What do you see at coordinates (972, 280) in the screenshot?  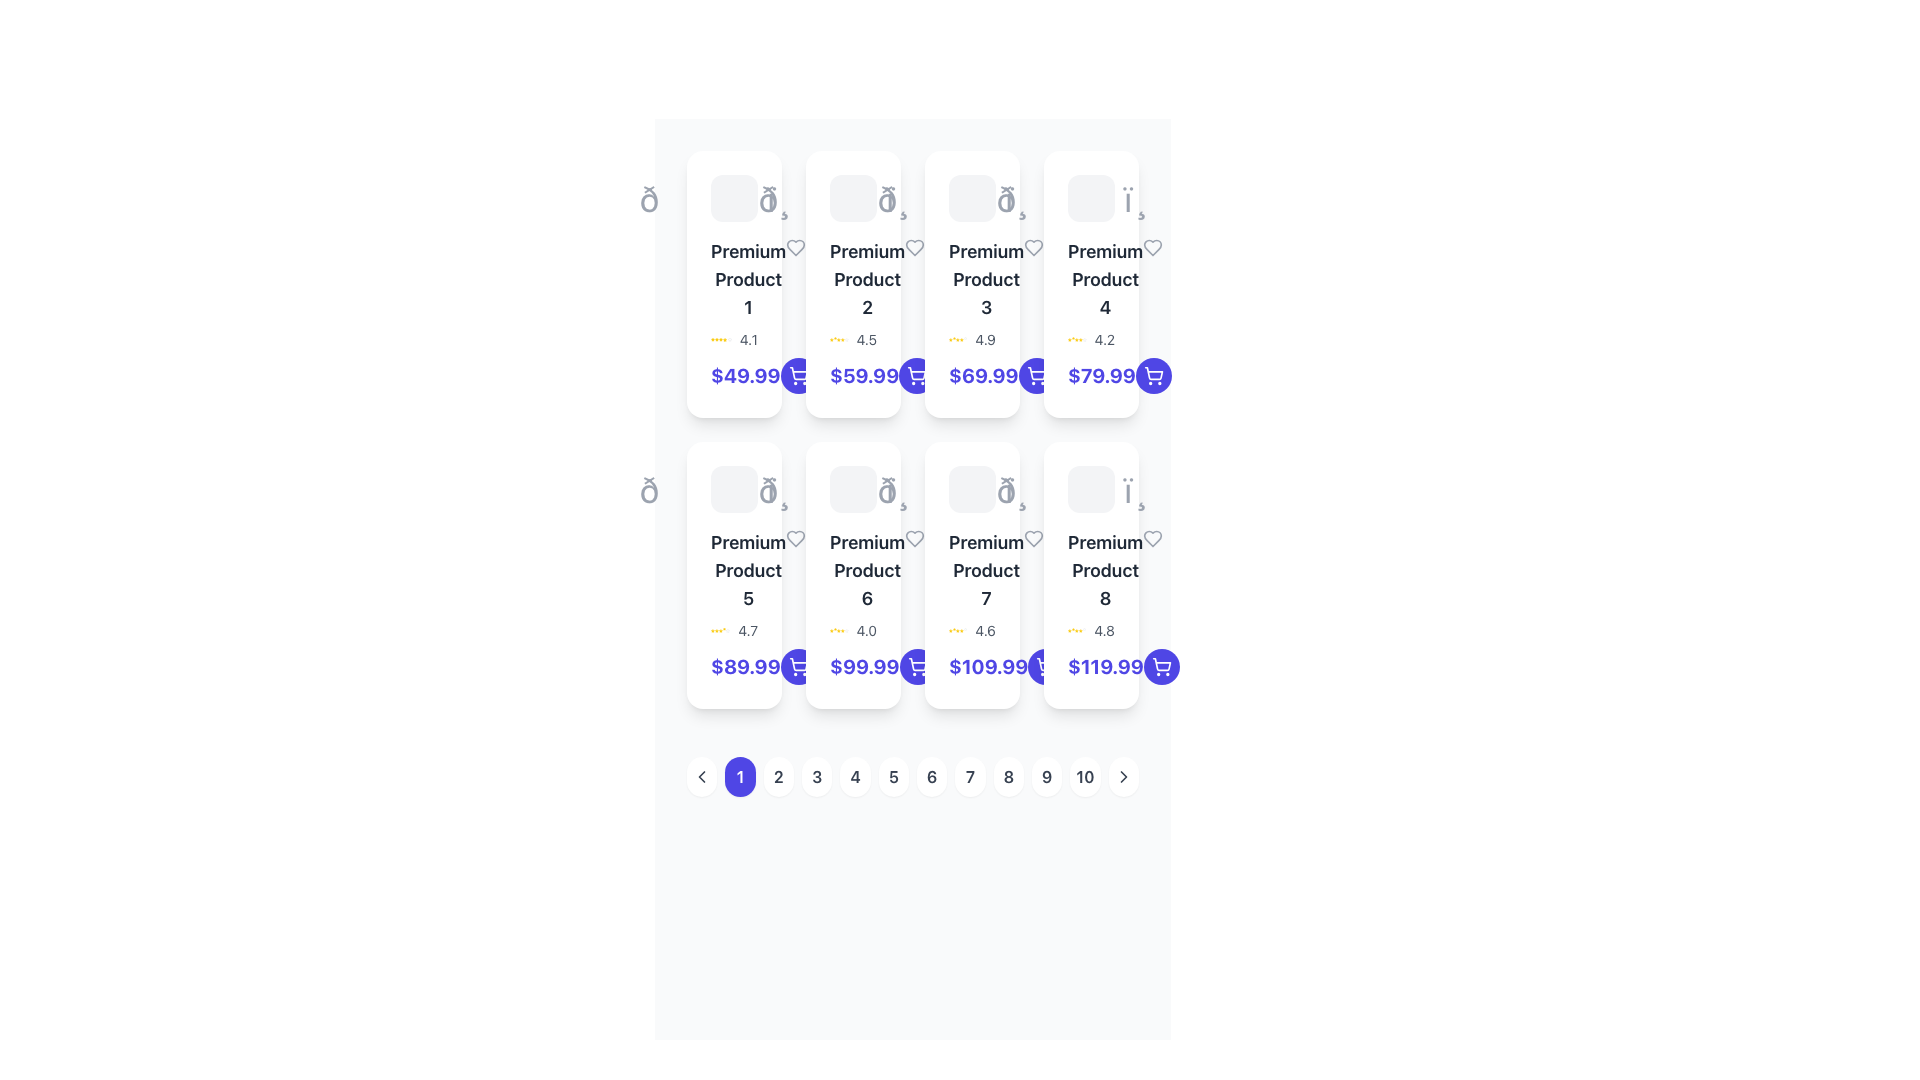 I see `the text label that identifies the associated product, located centrally within the third card from the left in the first row of the product grid` at bounding box center [972, 280].